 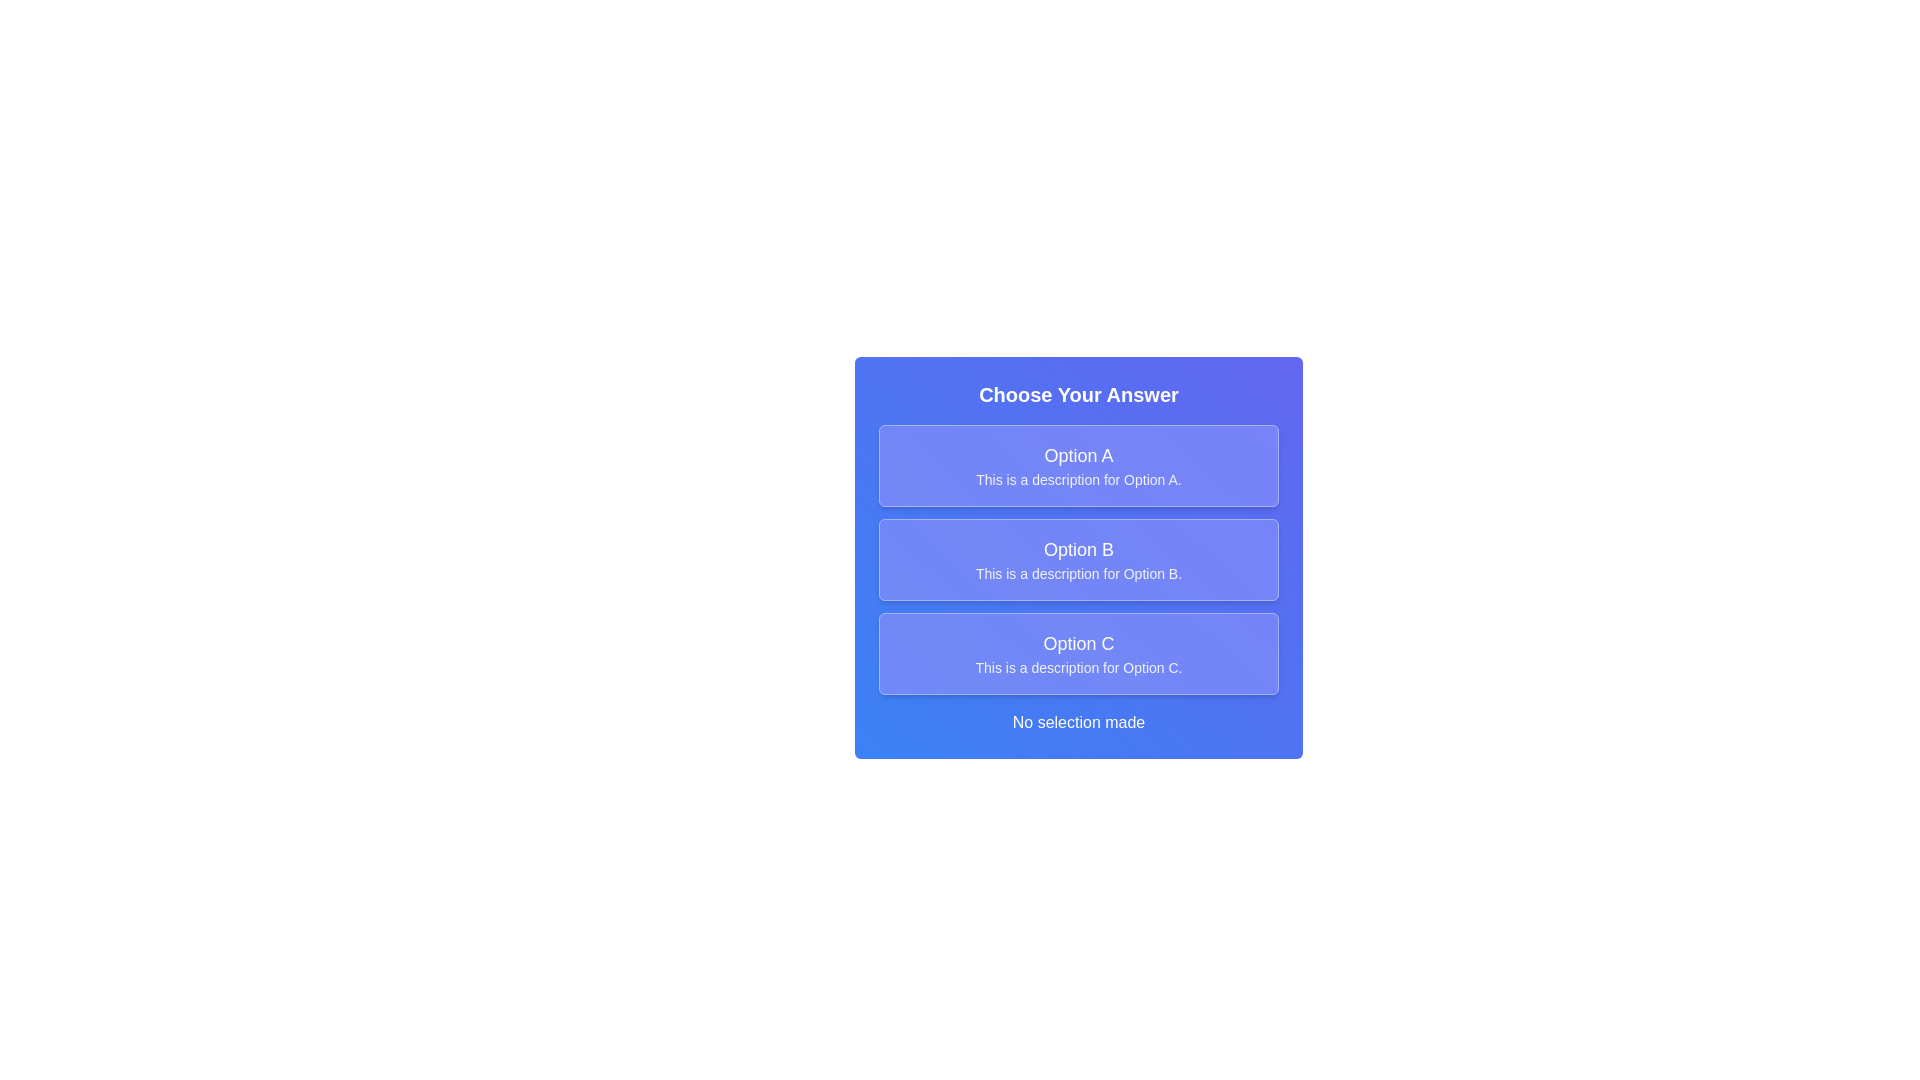 What do you see at coordinates (1078, 644) in the screenshot?
I see `the text label for 'Option C,' which serves as the identifier for this specific option in the vertical list of options` at bounding box center [1078, 644].